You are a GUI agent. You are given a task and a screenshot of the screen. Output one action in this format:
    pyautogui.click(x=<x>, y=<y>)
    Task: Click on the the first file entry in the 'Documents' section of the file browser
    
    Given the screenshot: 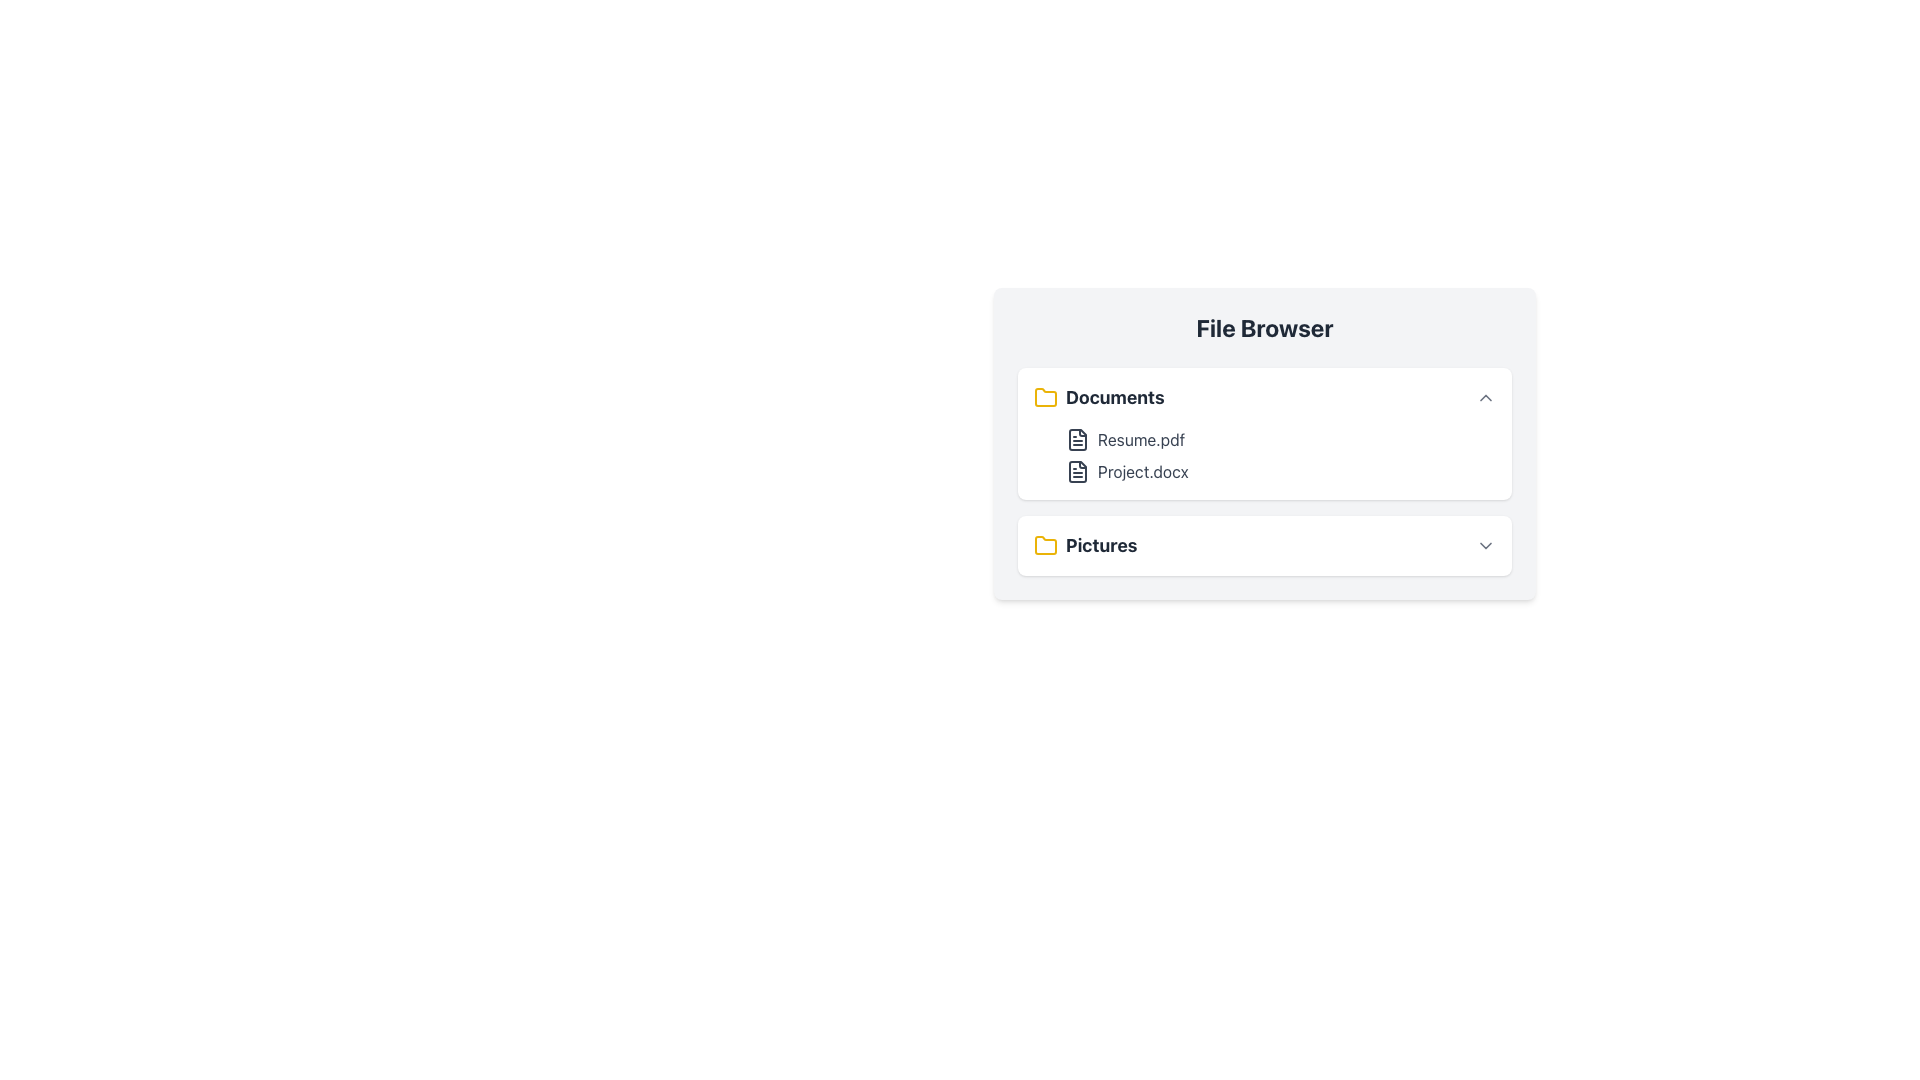 What is the action you would take?
    pyautogui.click(x=1281, y=438)
    